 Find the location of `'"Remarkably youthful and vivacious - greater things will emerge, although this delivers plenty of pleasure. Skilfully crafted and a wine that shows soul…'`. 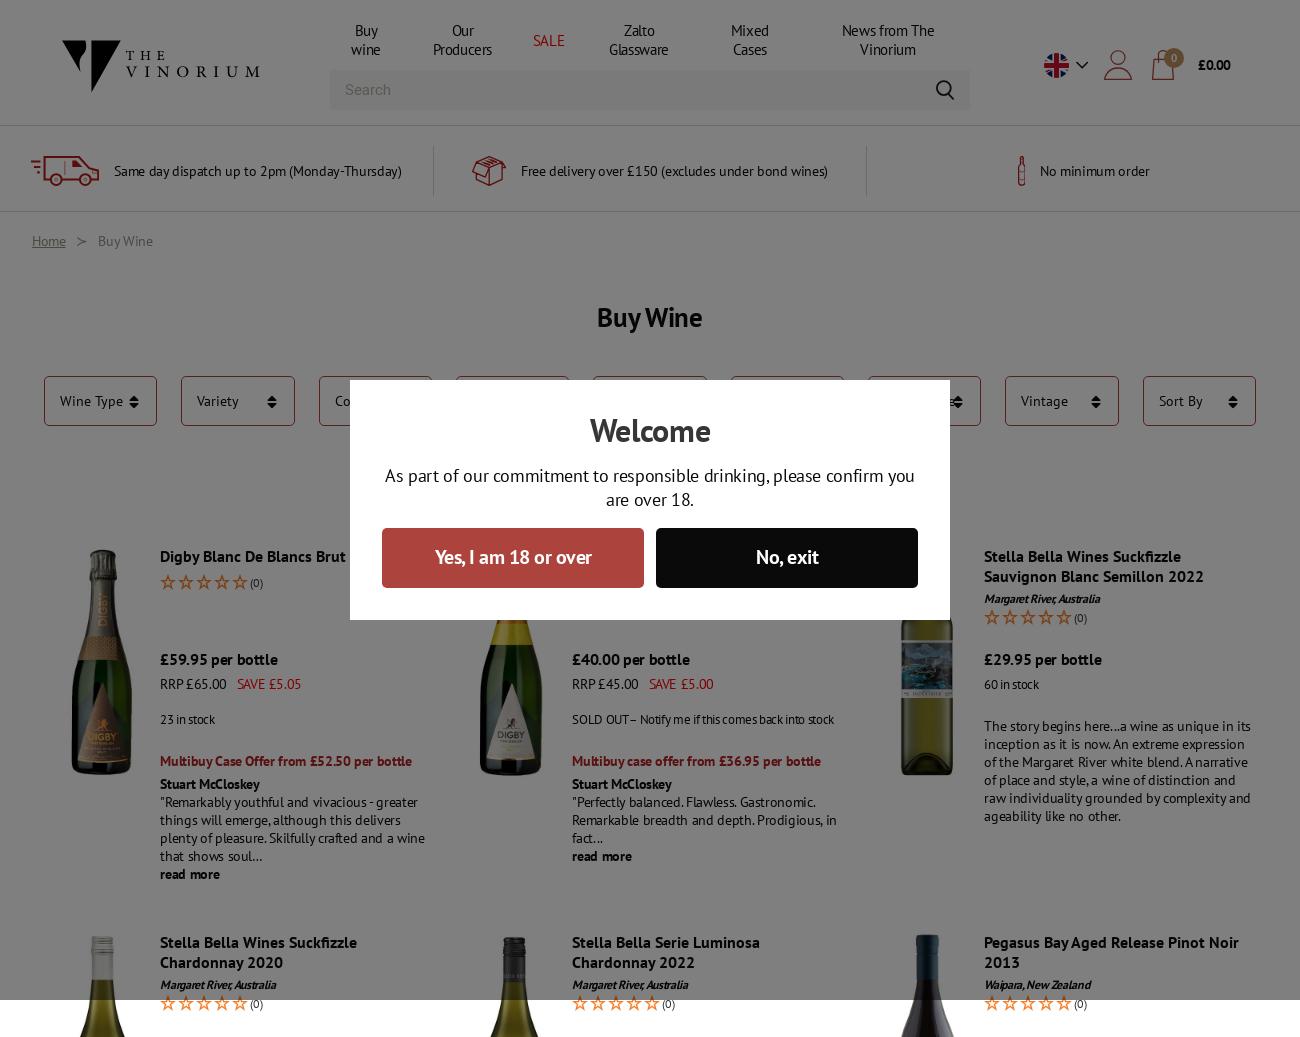

'"Remarkably youthful and vivacious - greater things will emerge, although this delivers plenty of pleasure. Skilfully crafted and a wine that shows soul…' is located at coordinates (291, 828).